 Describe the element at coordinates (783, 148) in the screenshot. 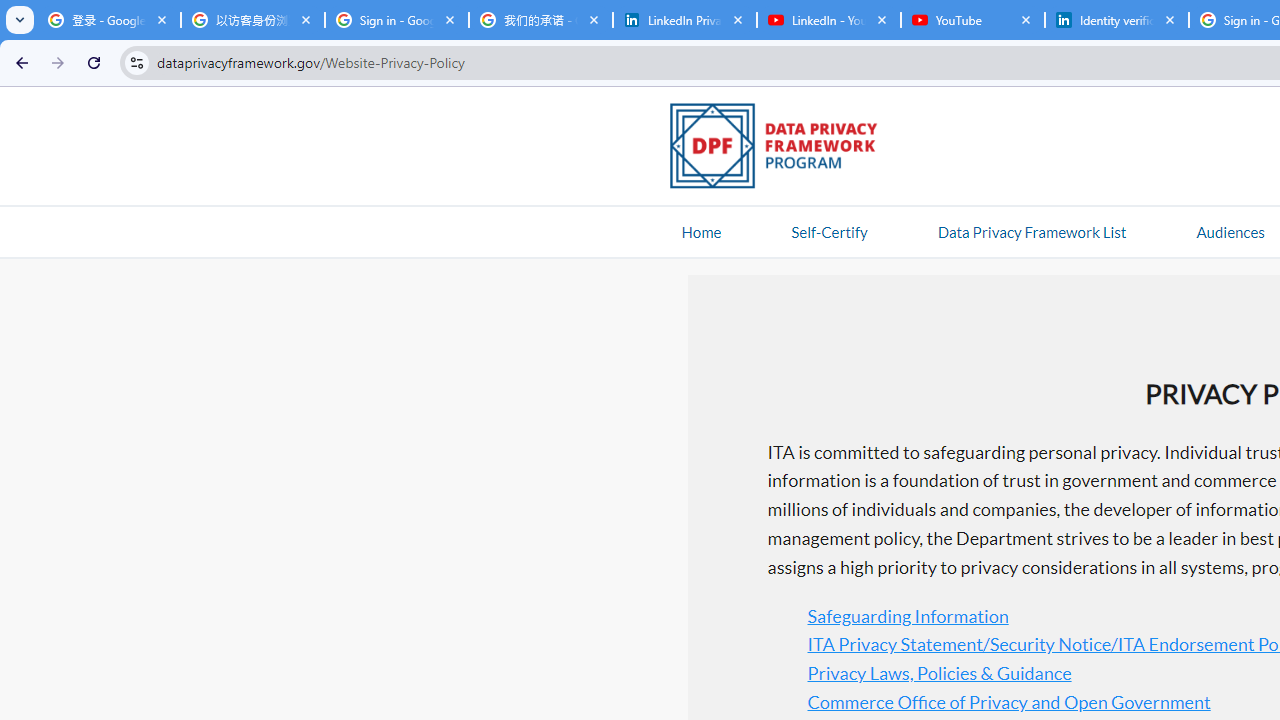

I see `'Data Privacy Framework Logo - Link to Homepage'` at that location.